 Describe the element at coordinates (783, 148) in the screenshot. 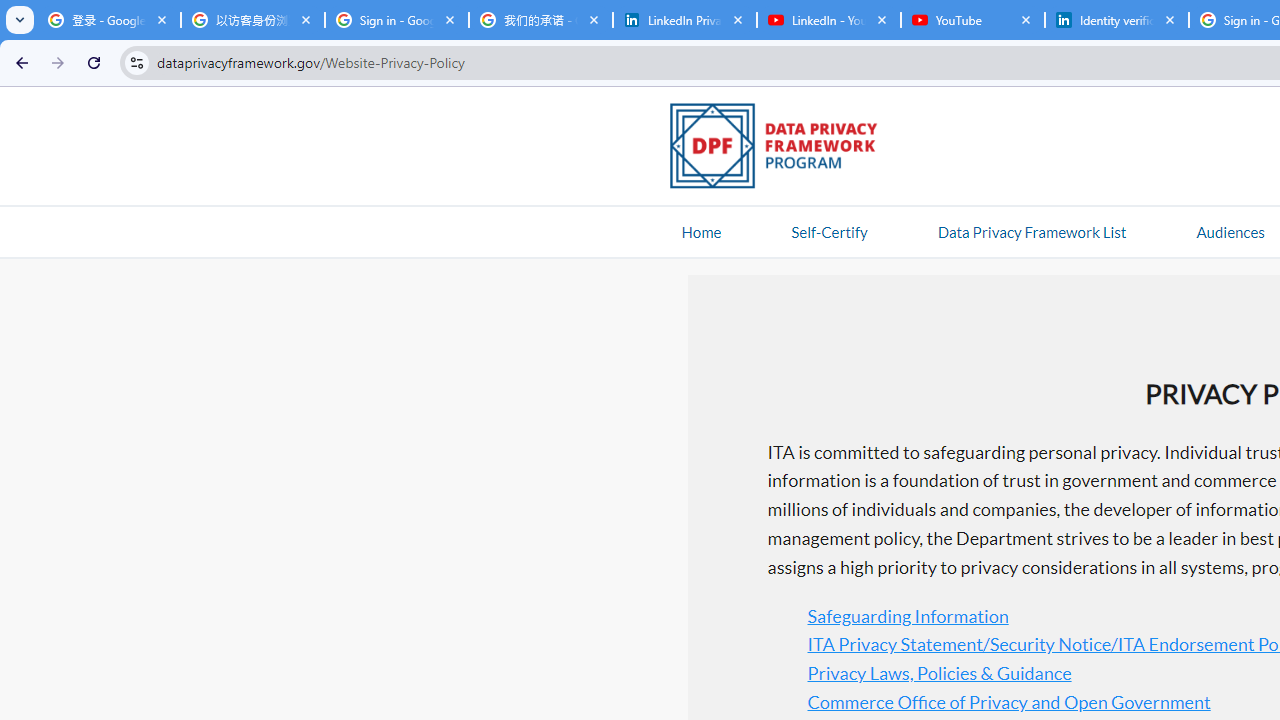

I see `'Data Privacy Framework Logo - Link to Homepage'` at that location.